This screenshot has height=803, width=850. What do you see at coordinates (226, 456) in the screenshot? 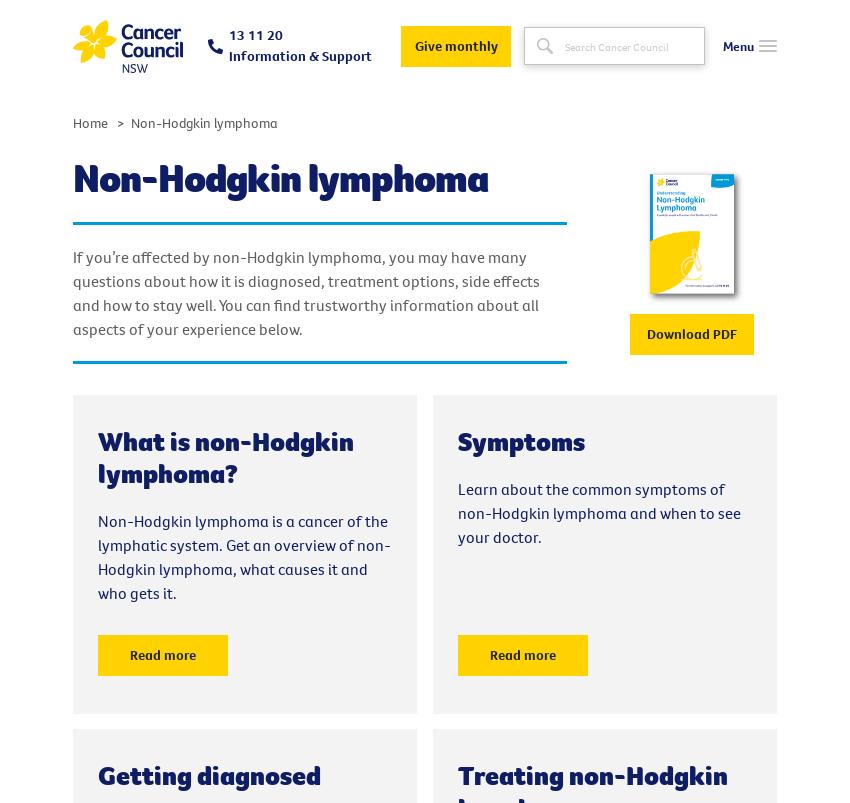
I see `'What is non-Hodgkin lymphoma?'` at bounding box center [226, 456].